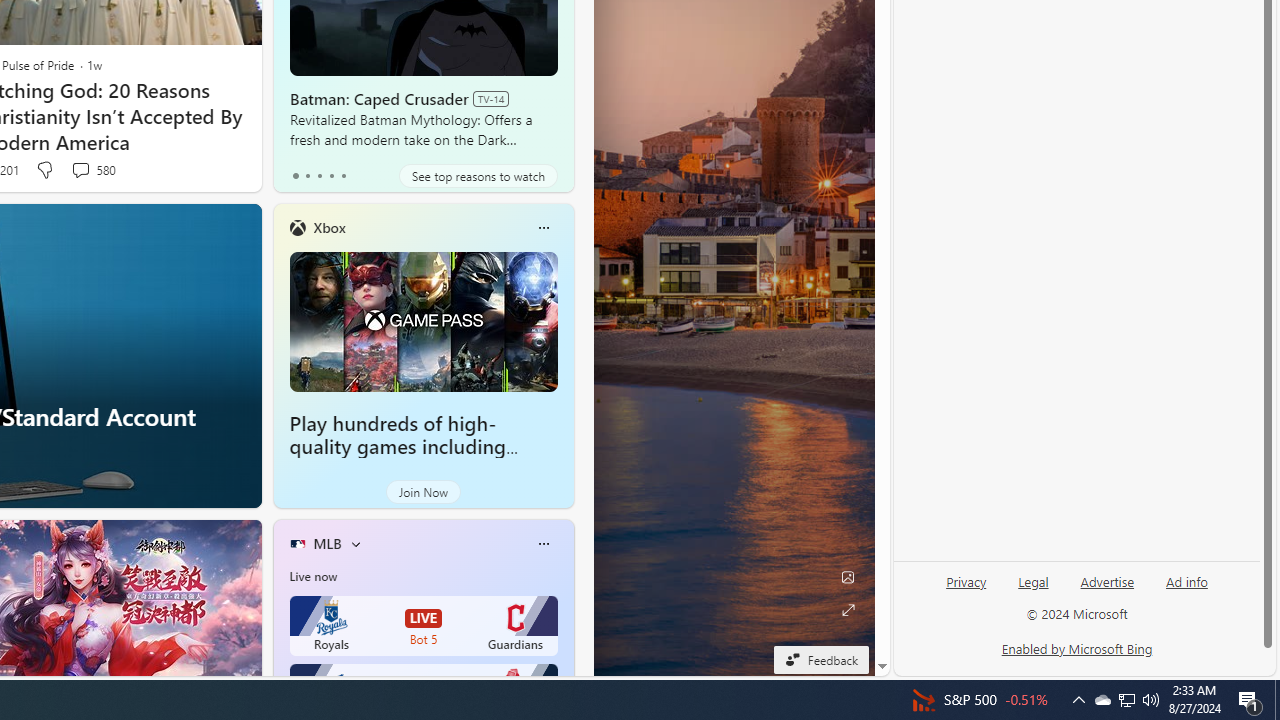 This screenshot has width=1280, height=720. Describe the element at coordinates (422, 625) in the screenshot. I see `'Royals LIVE Bot 5 Guardians'` at that location.